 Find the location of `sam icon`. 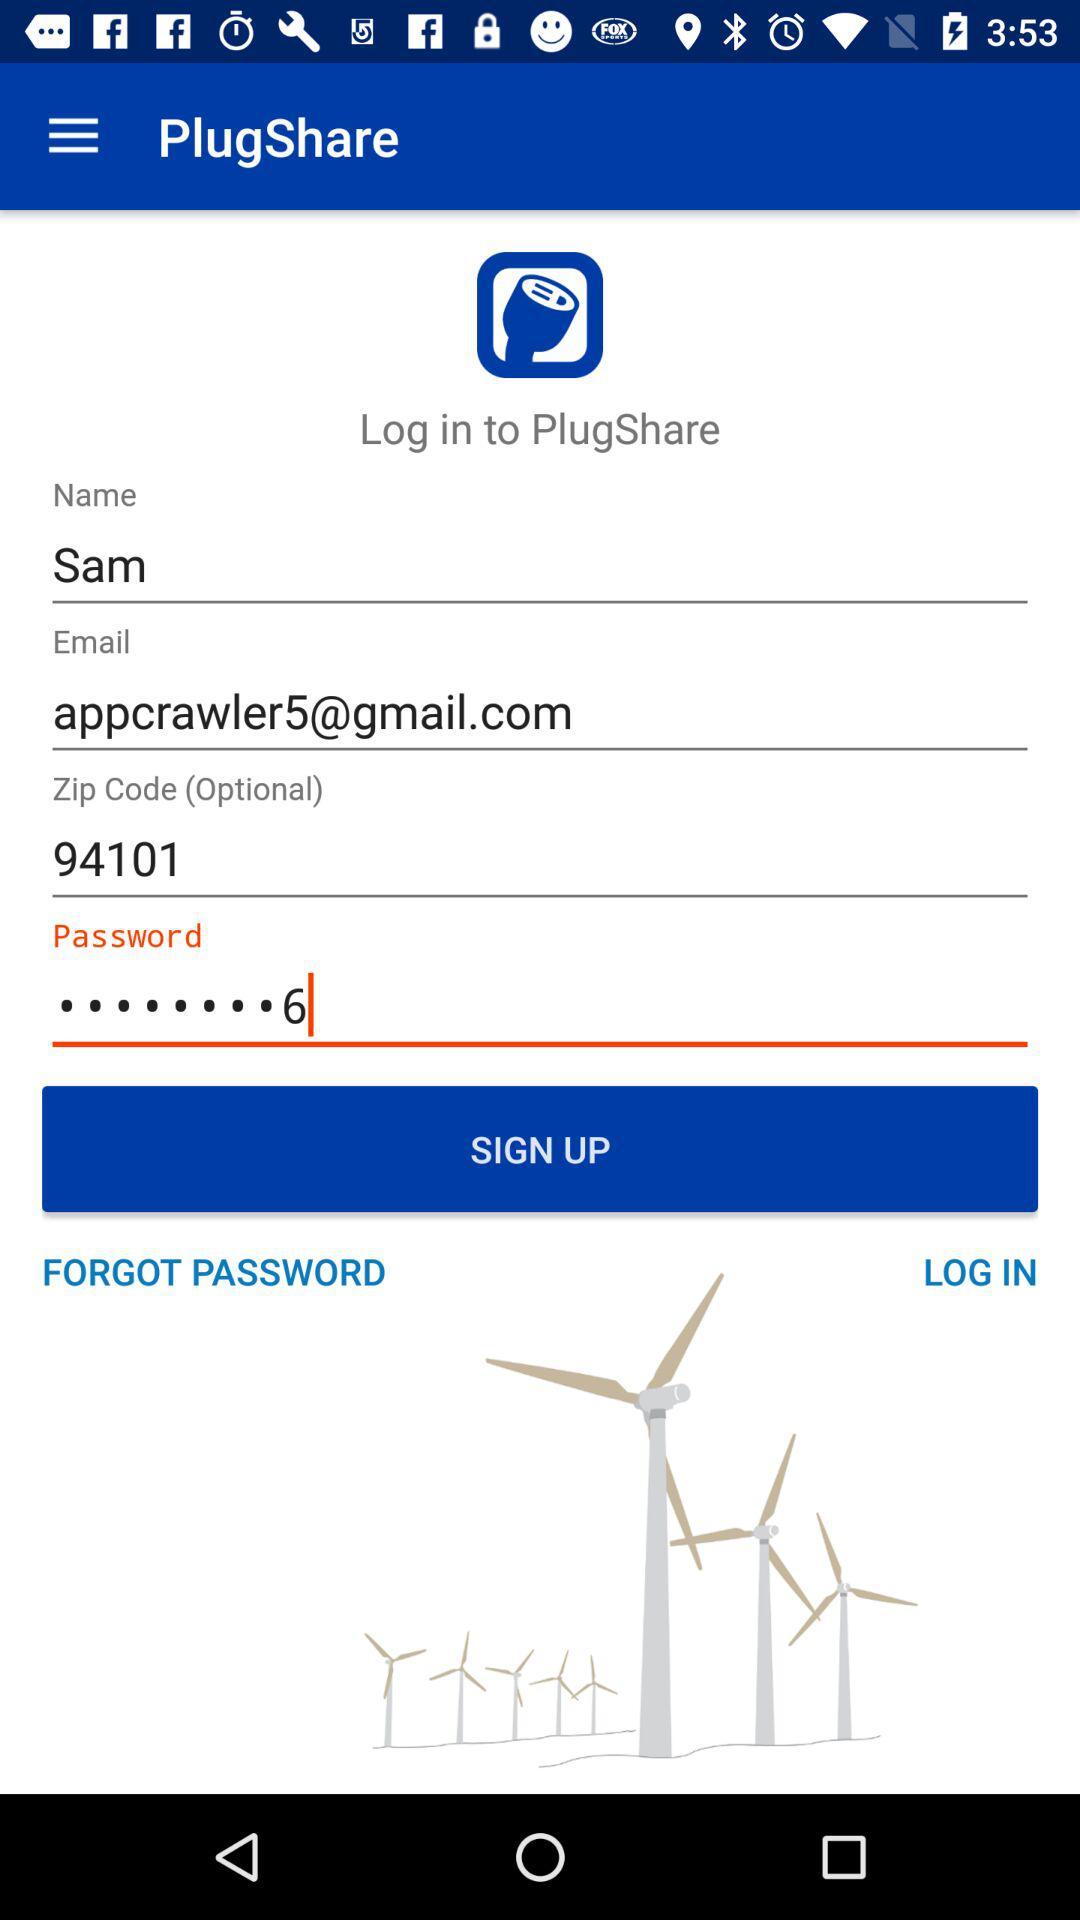

sam icon is located at coordinates (540, 563).